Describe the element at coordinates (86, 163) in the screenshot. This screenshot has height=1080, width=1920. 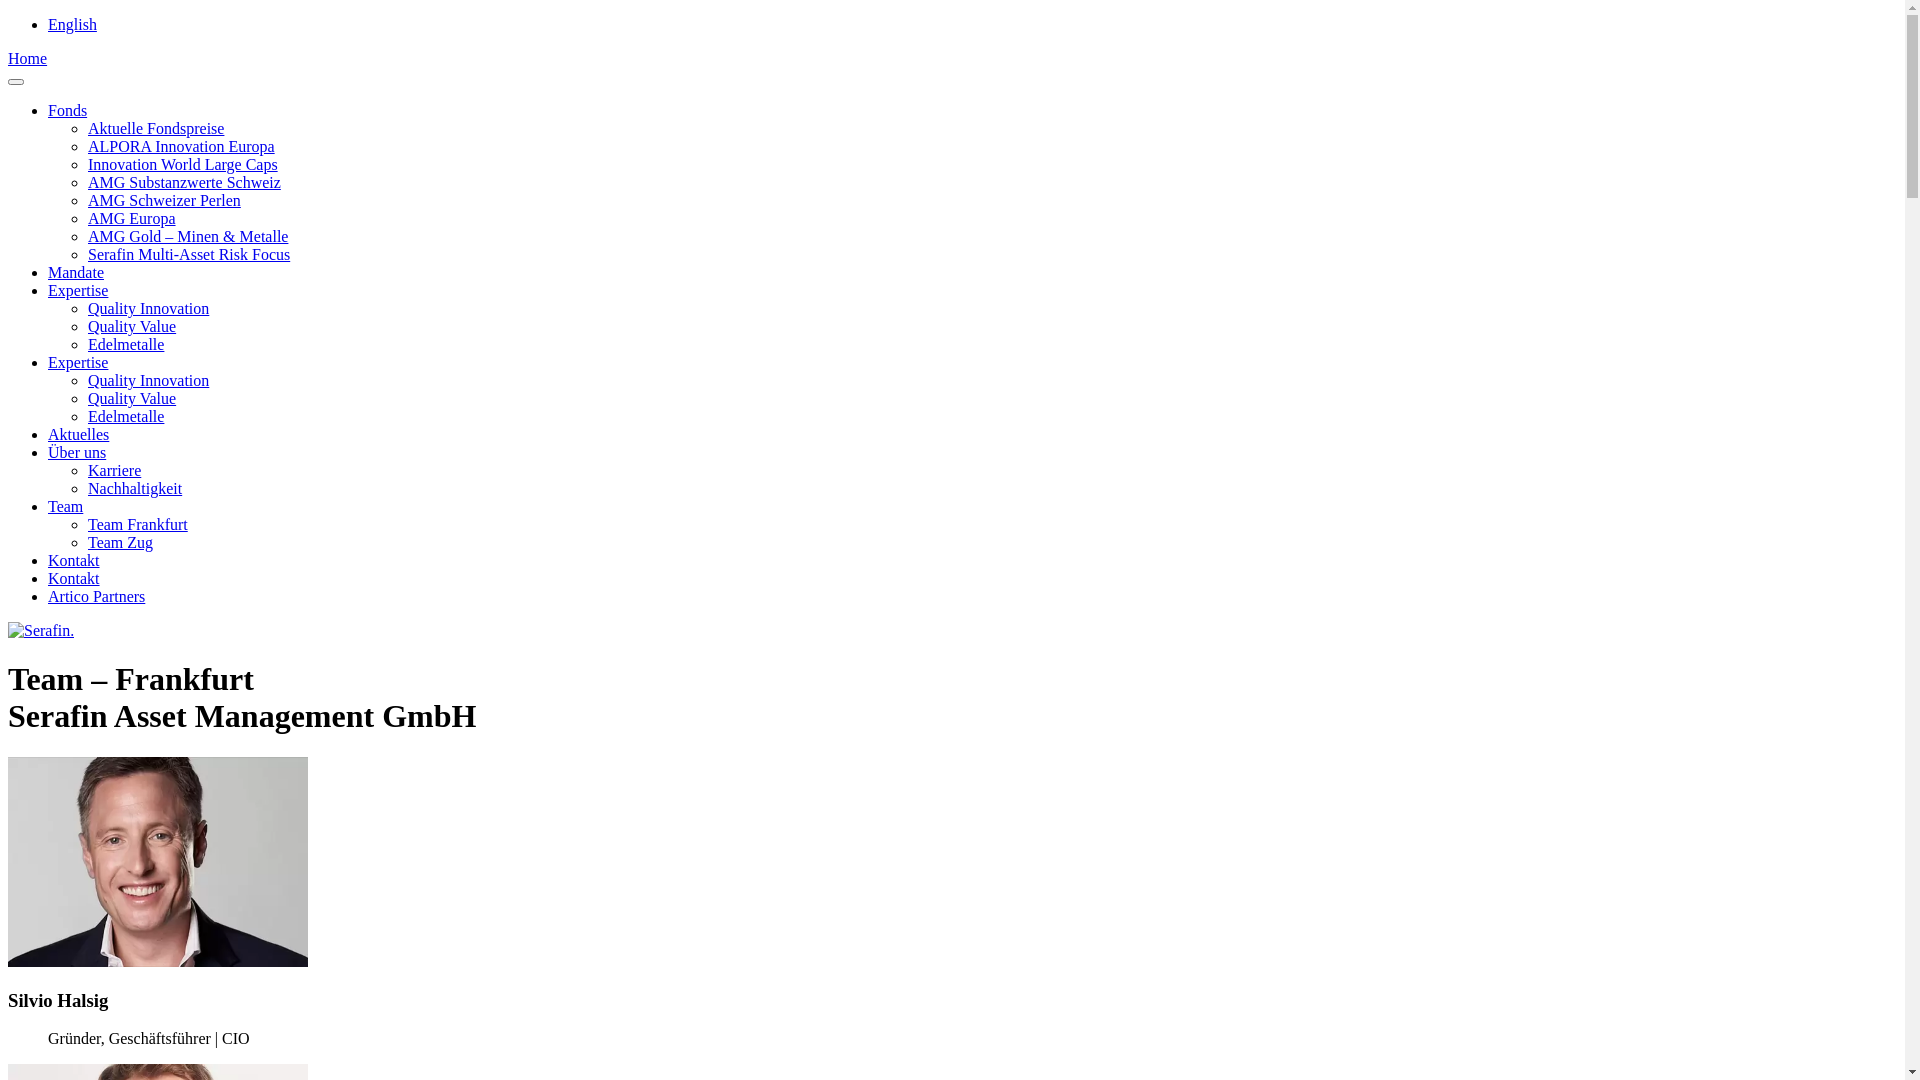
I see `'Innovation World Large Caps'` at that location.